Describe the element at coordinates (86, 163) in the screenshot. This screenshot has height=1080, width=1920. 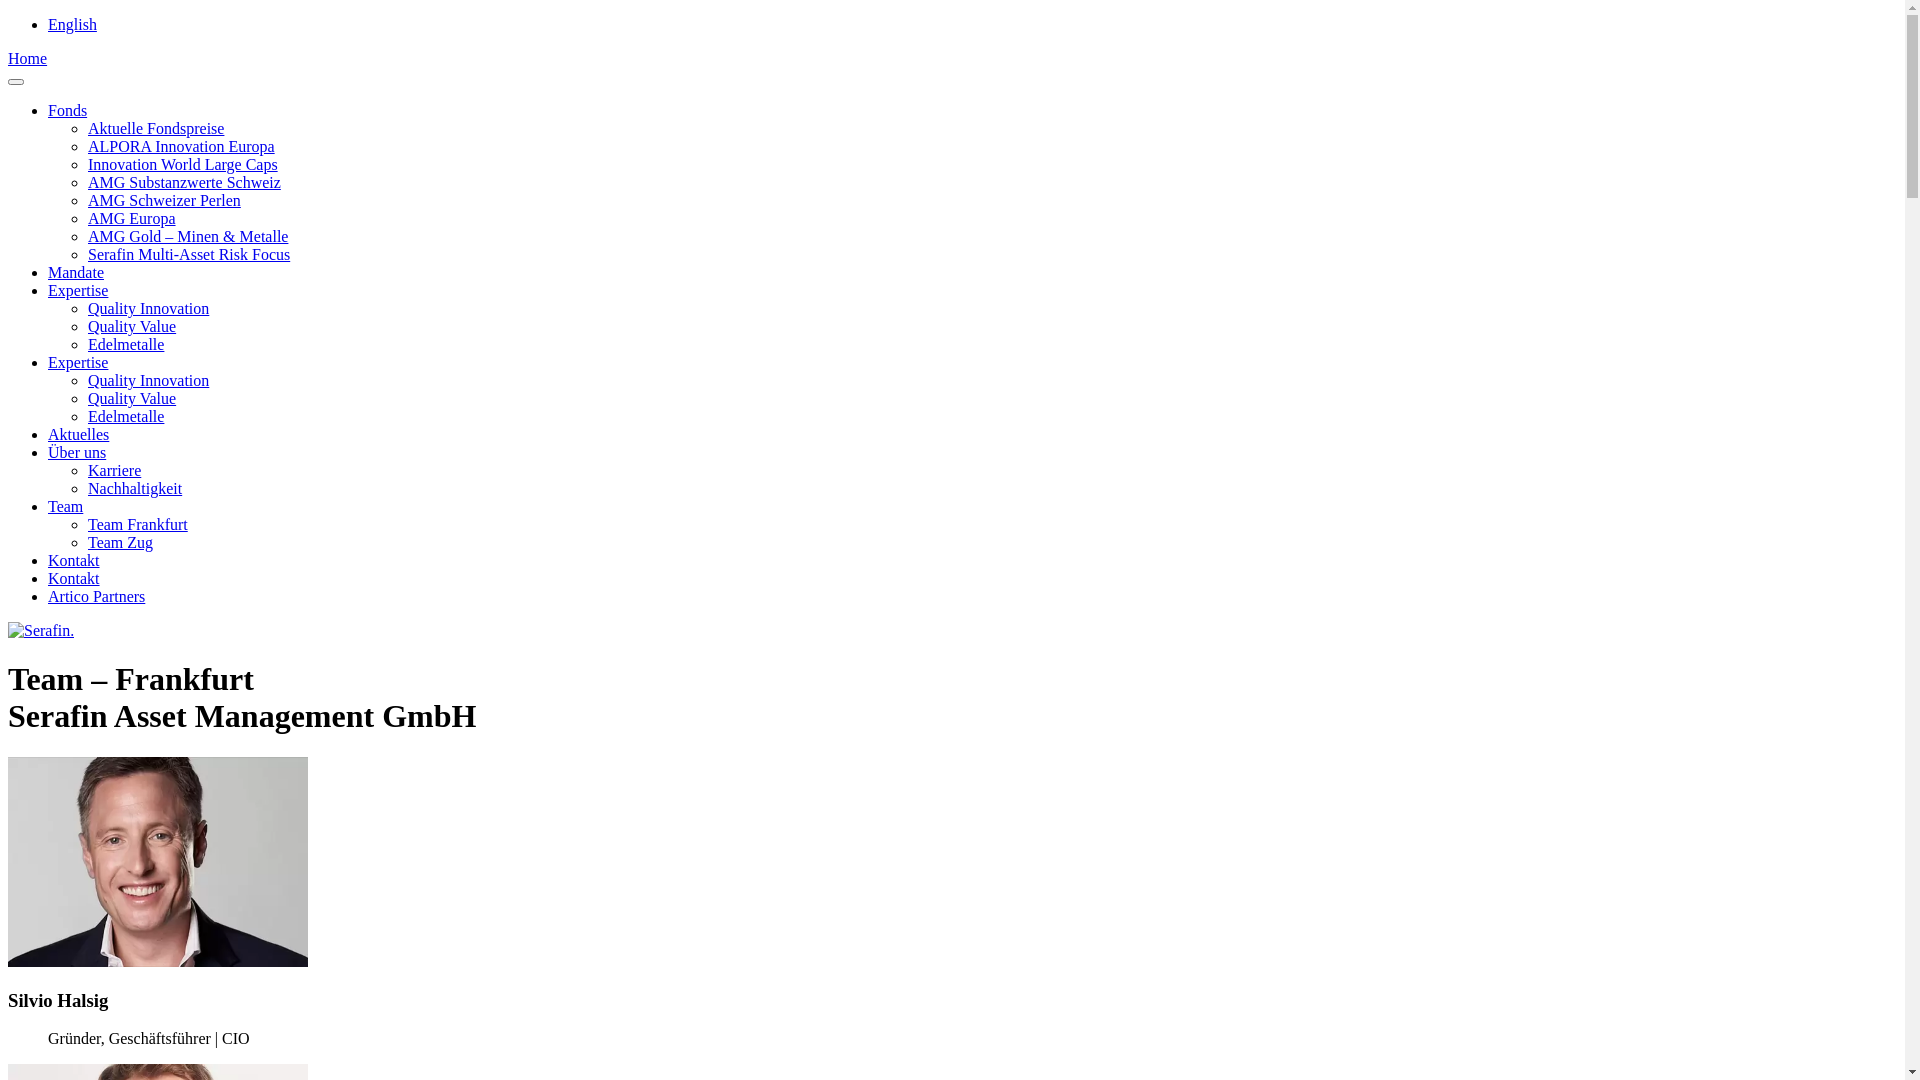
I see `'Innovation World Large Caps'` at that location.